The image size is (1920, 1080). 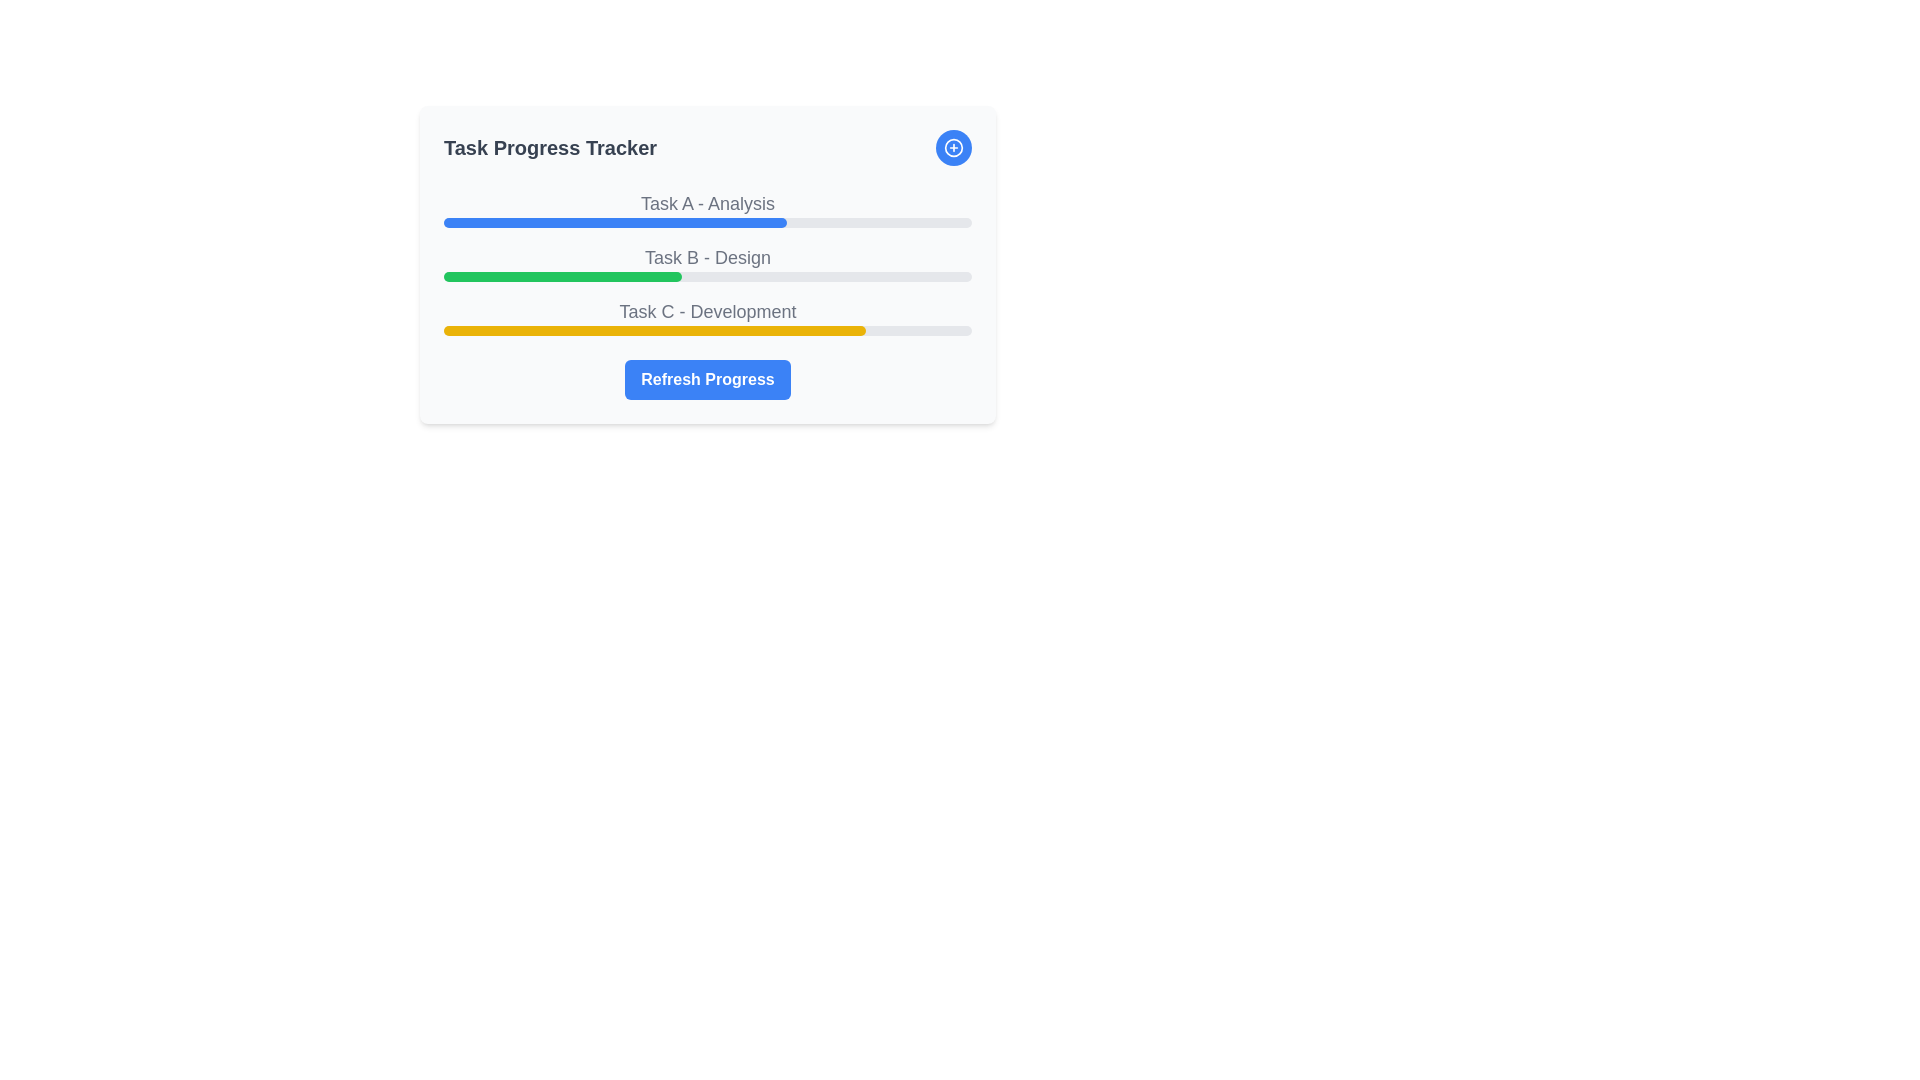 I want to click on the innermost circular shape located inside the icon button at the top-right corner of the task progress tracker interface, so click(x=953, y=146).